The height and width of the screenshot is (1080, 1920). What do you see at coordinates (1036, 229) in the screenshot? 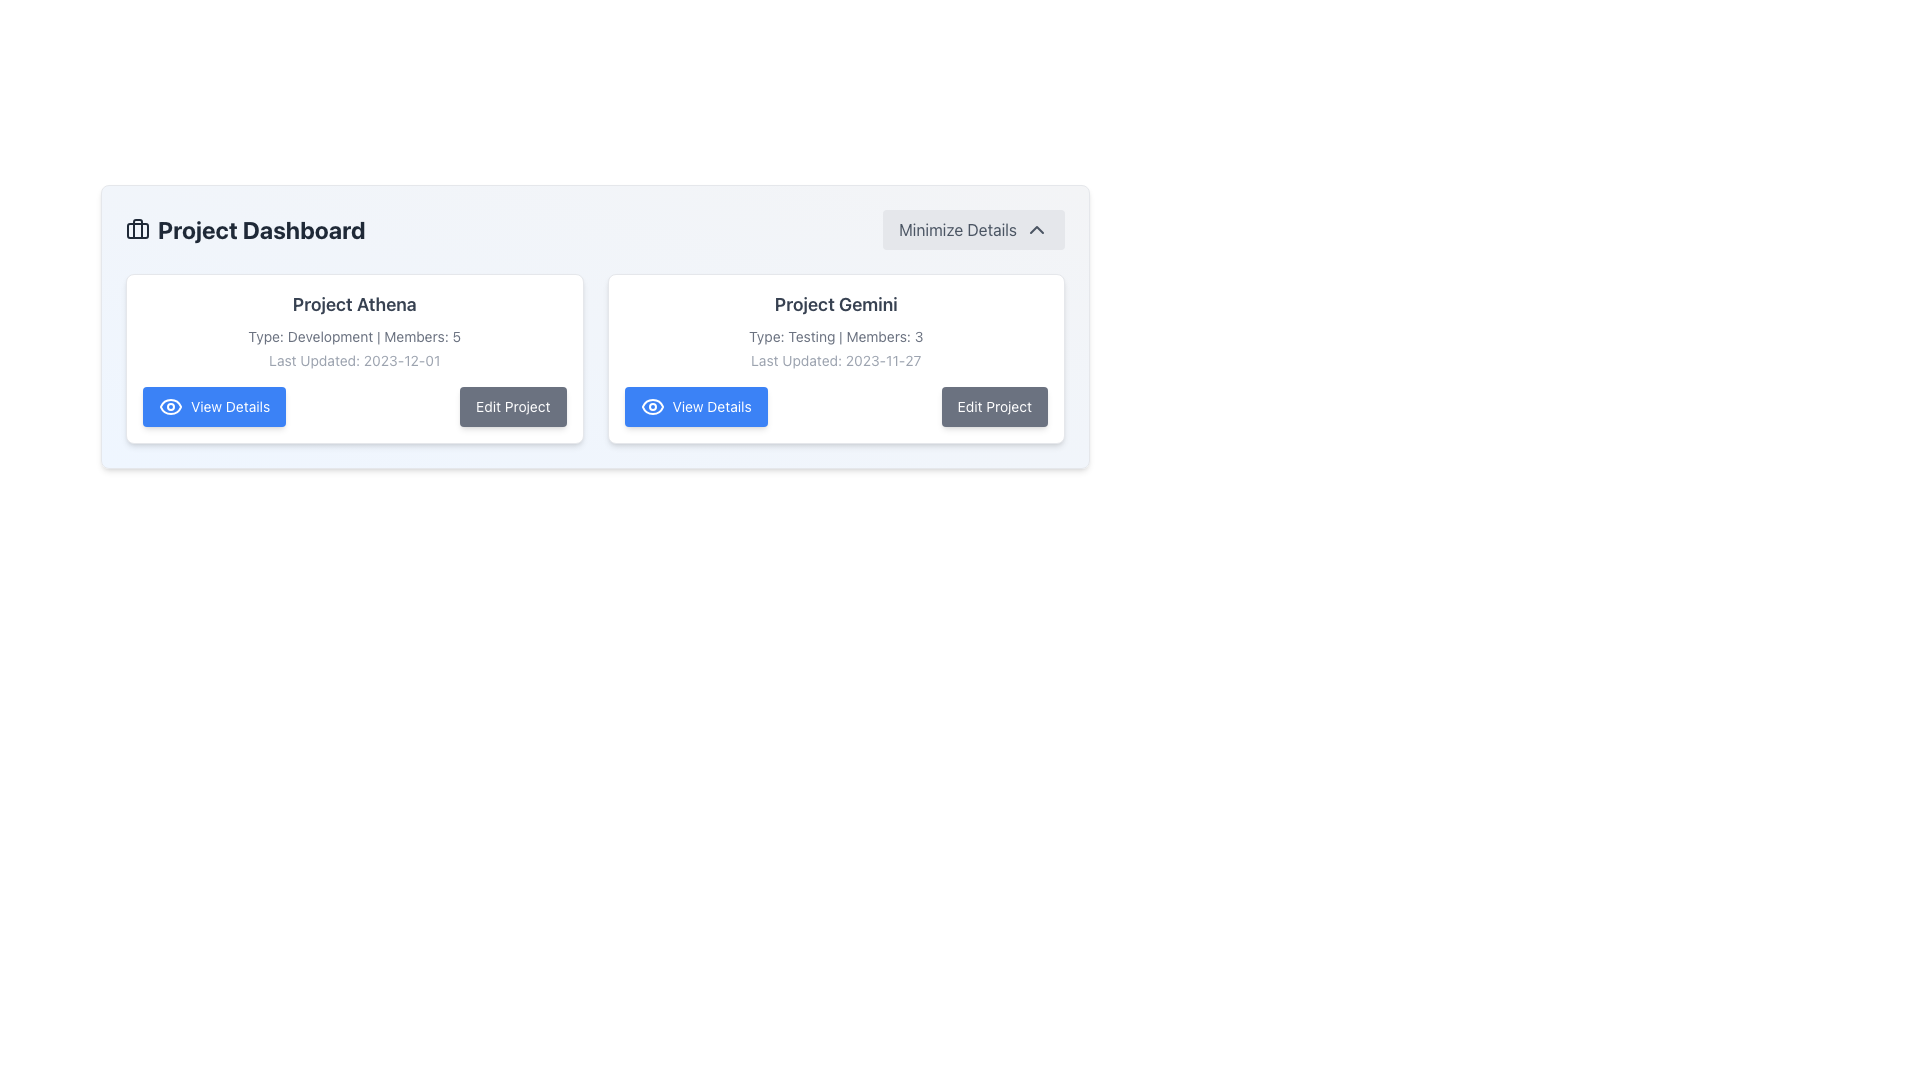
I see `the toggle button in the top-right corner of the 'Minimize Details' section` at bounding box center [1036, 229].